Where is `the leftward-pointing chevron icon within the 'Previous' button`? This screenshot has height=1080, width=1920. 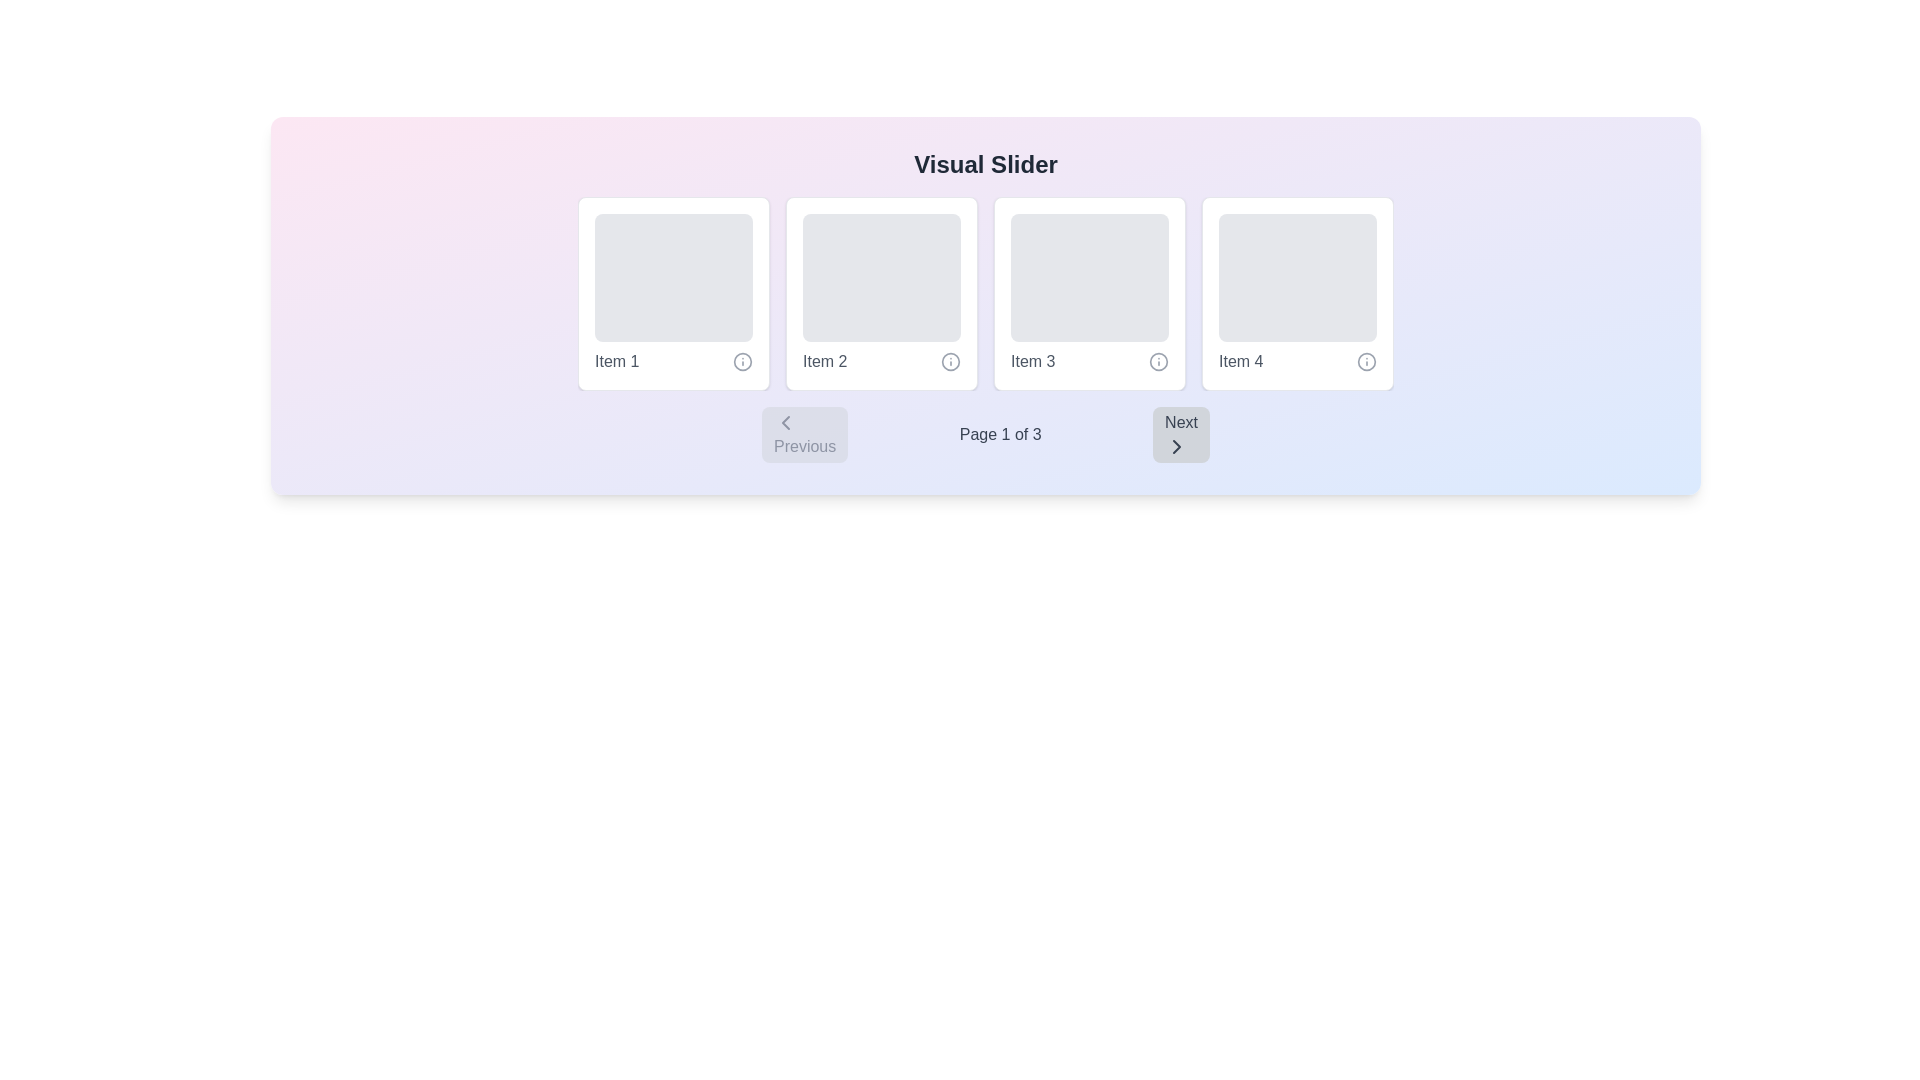 the leftward-pointing chevron icon within the 'Previous' button is located at coordinates (785, 422).